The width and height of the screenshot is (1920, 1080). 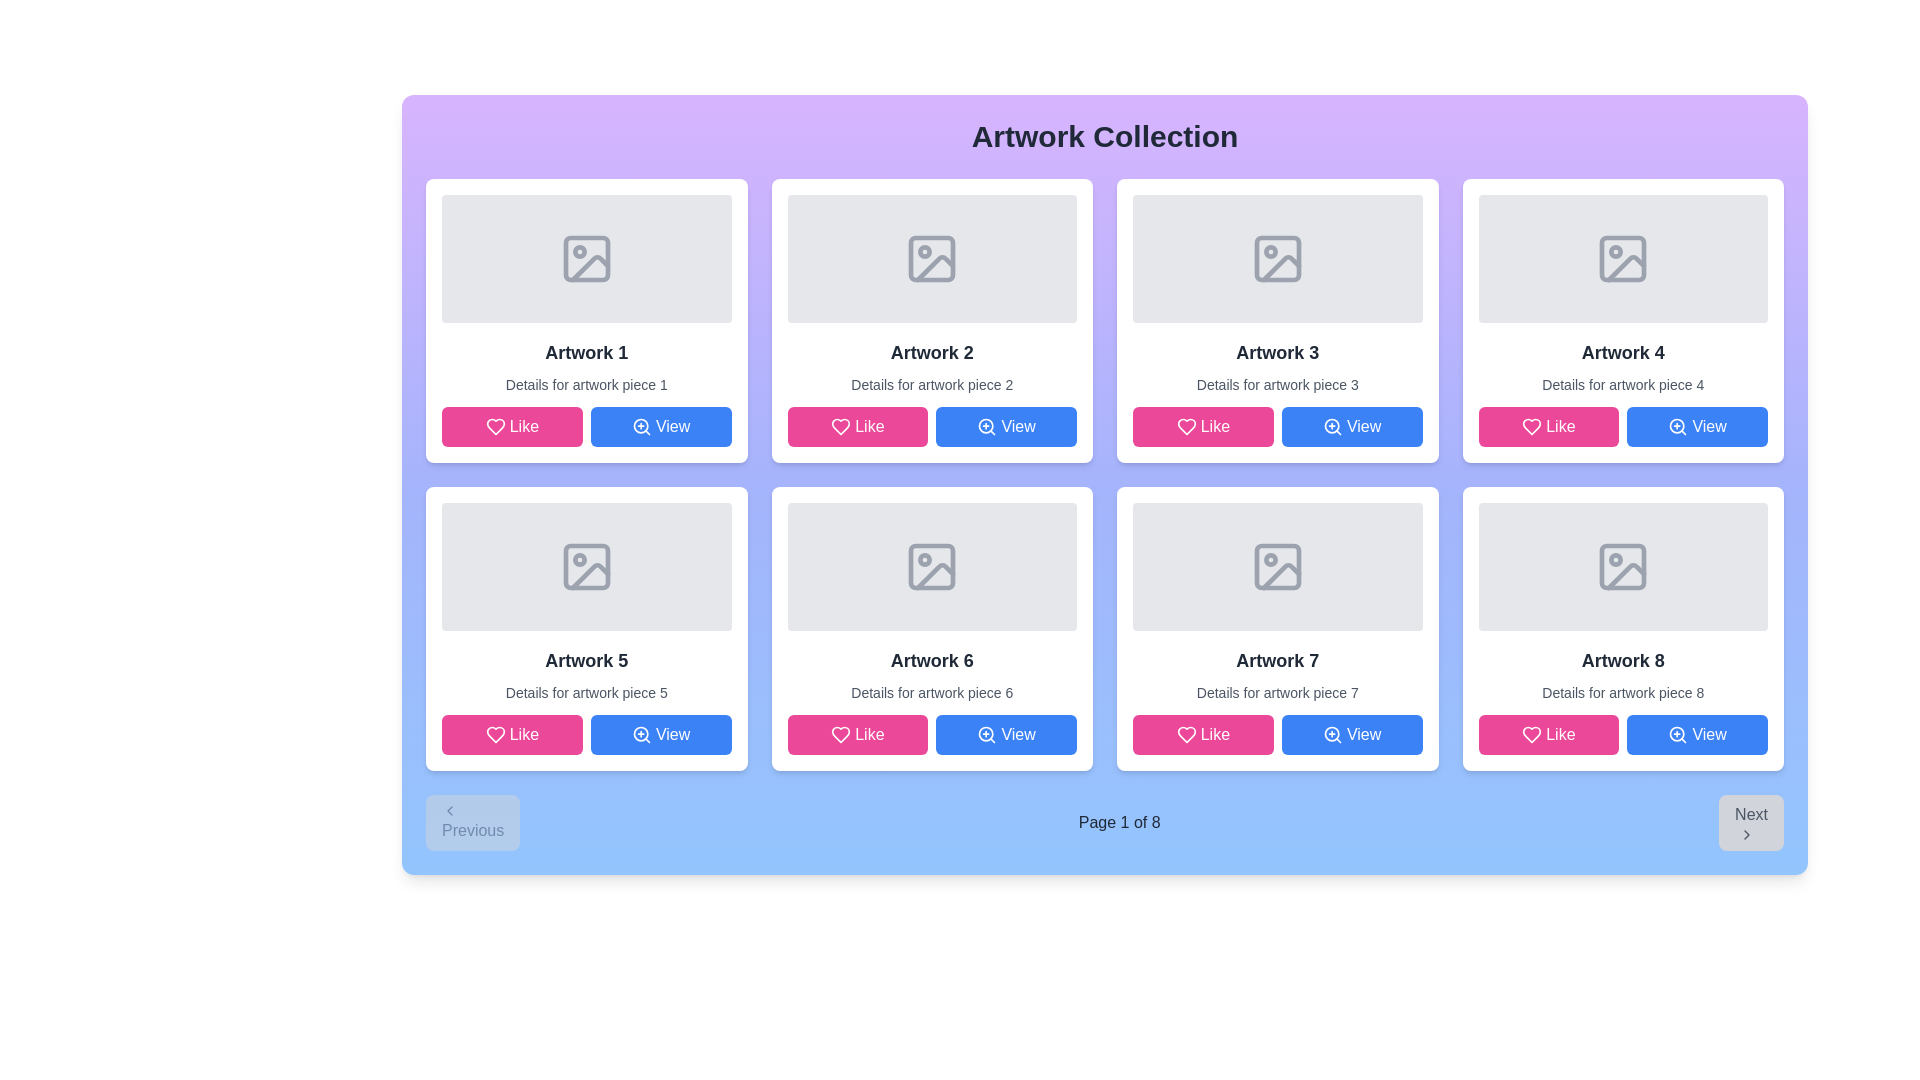 What do you see at coordinates (585, 352) in the screenshot?
I see `the text label representing the artwork item located in the top-left card of the grid layout, positioned below the image placeholder` at bounding box center [585, 352].